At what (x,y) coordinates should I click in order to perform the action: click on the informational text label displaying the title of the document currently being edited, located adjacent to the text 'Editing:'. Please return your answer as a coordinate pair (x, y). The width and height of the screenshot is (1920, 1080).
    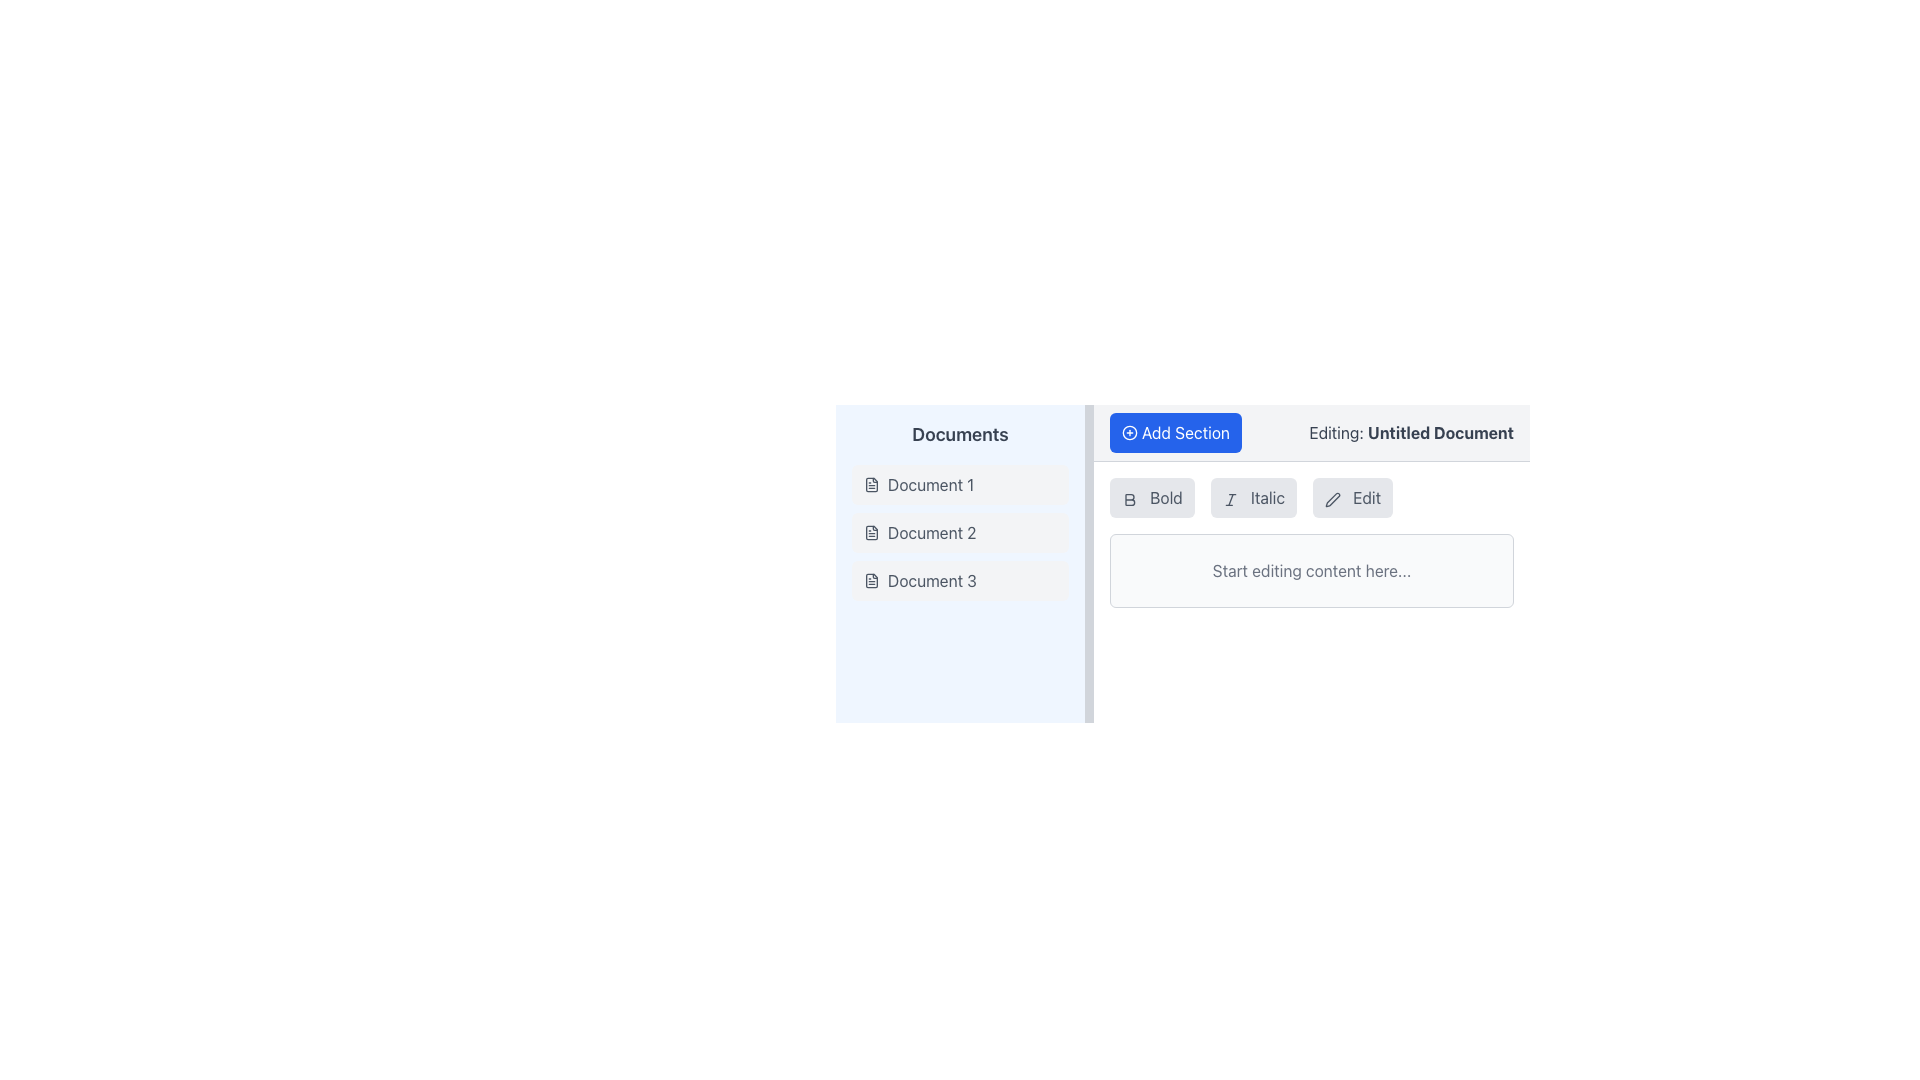
    Looking at the image, I should click on (1440, 431).